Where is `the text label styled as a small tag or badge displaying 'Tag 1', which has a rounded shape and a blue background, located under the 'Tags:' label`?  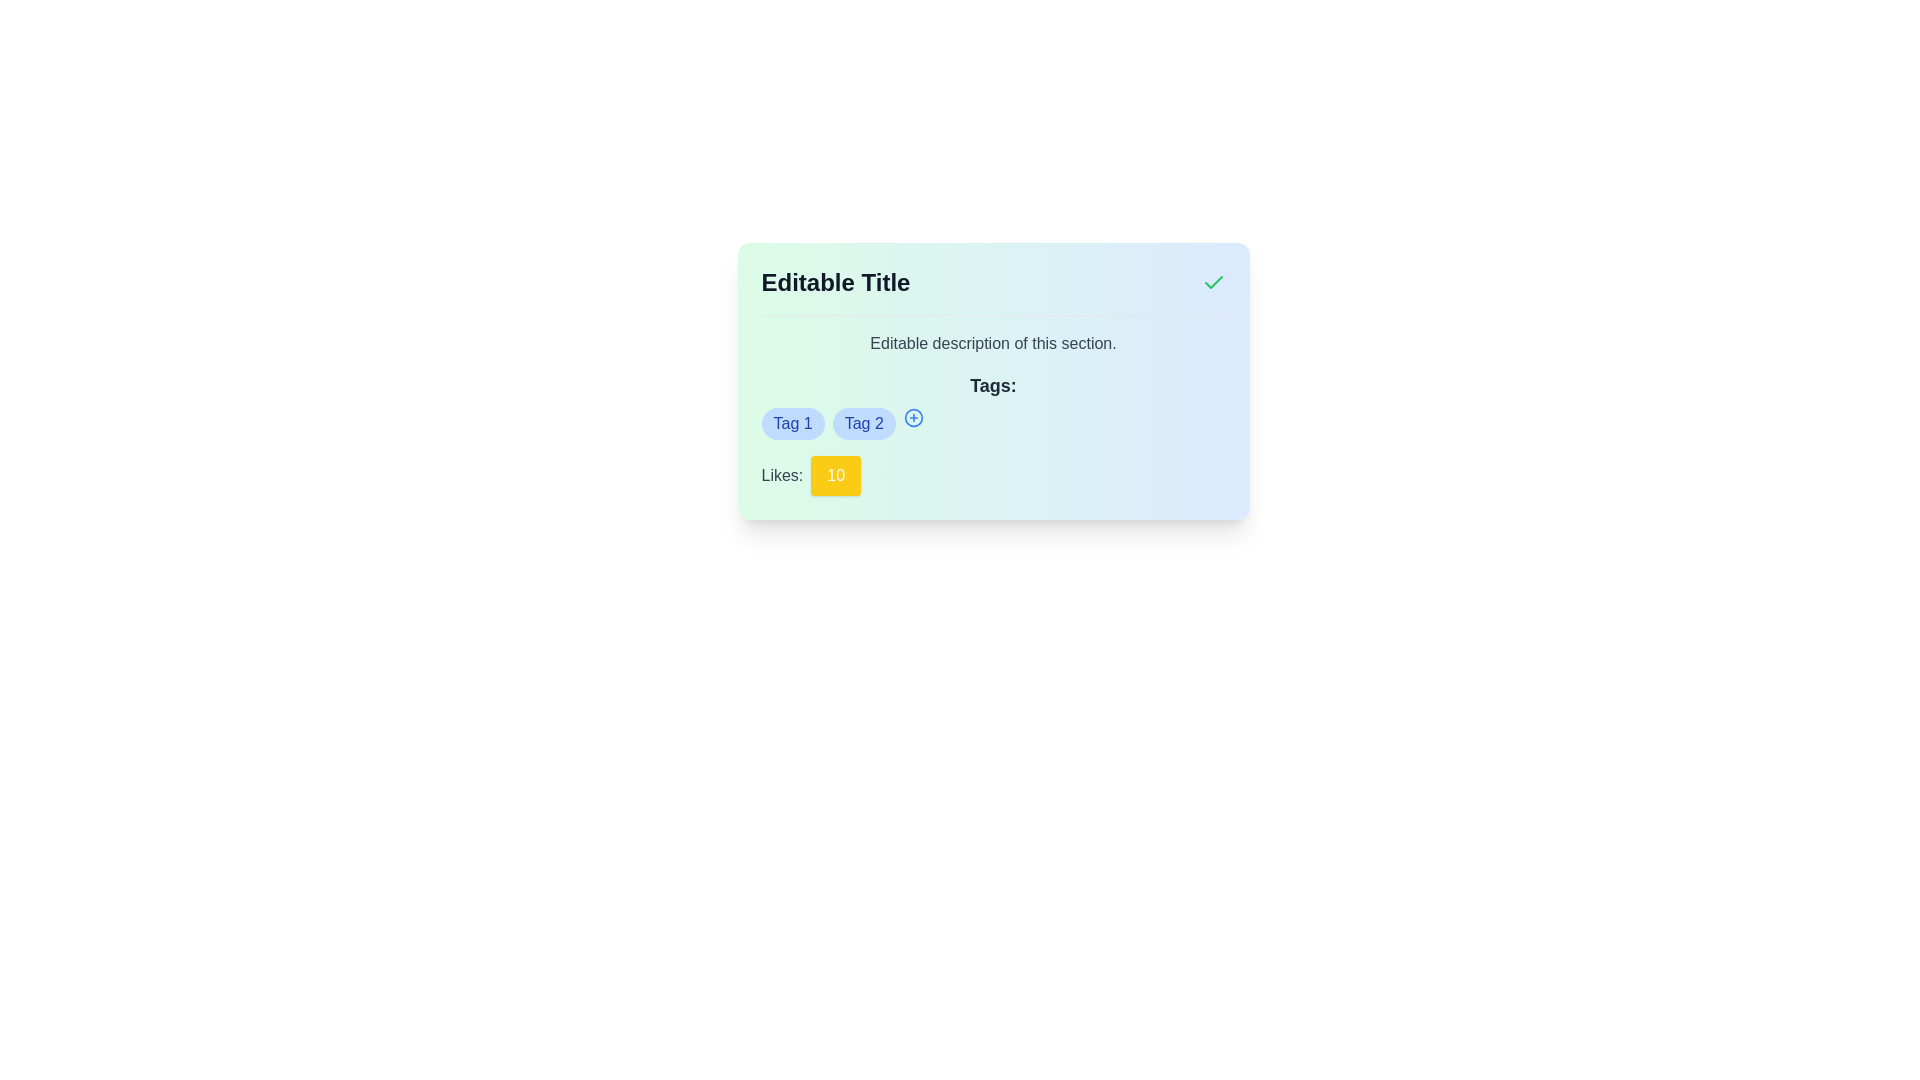
the text label styled as a small tag or badge displaying 'Tag 1', which has a rounded shape and a blue background, located under the 'Tags:' label is located at coordinates (792, 423).